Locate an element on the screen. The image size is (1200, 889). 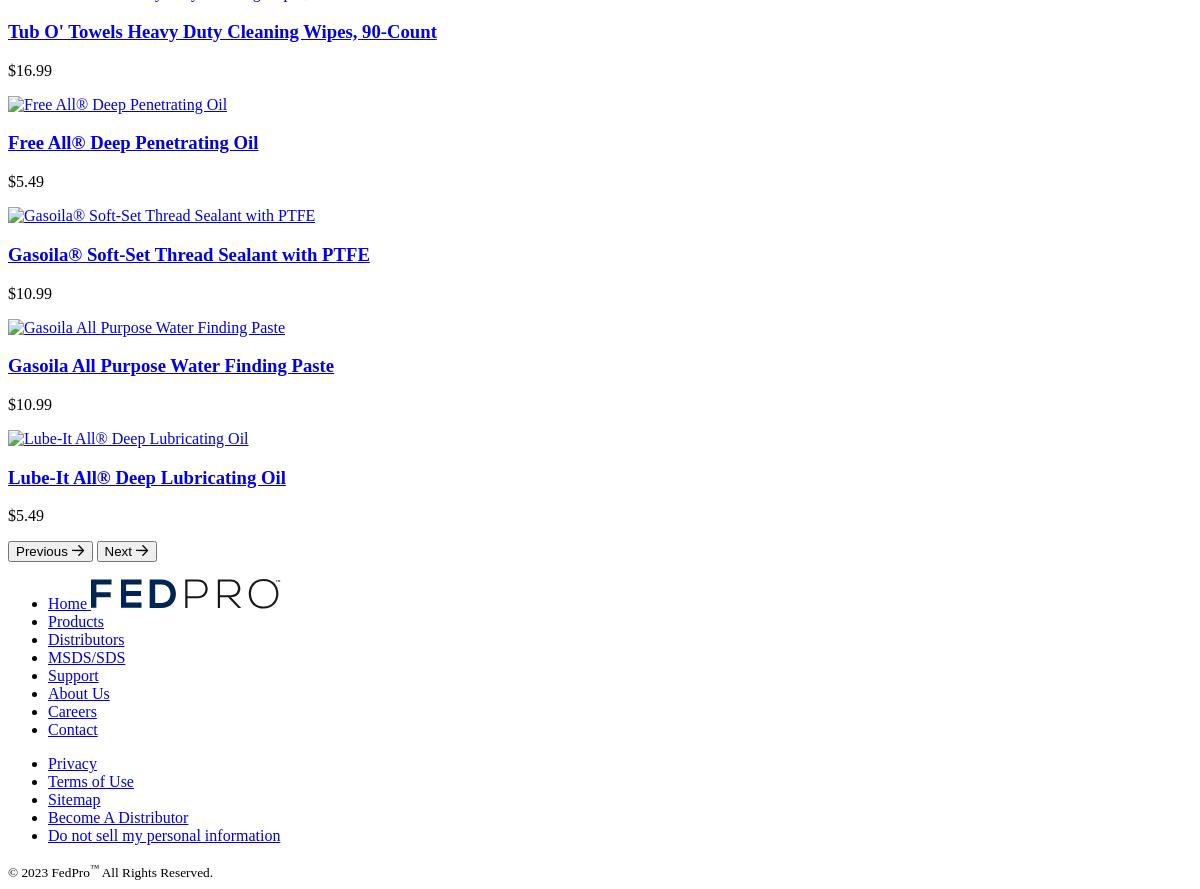
'Support' is located at coordinates (48, 675).